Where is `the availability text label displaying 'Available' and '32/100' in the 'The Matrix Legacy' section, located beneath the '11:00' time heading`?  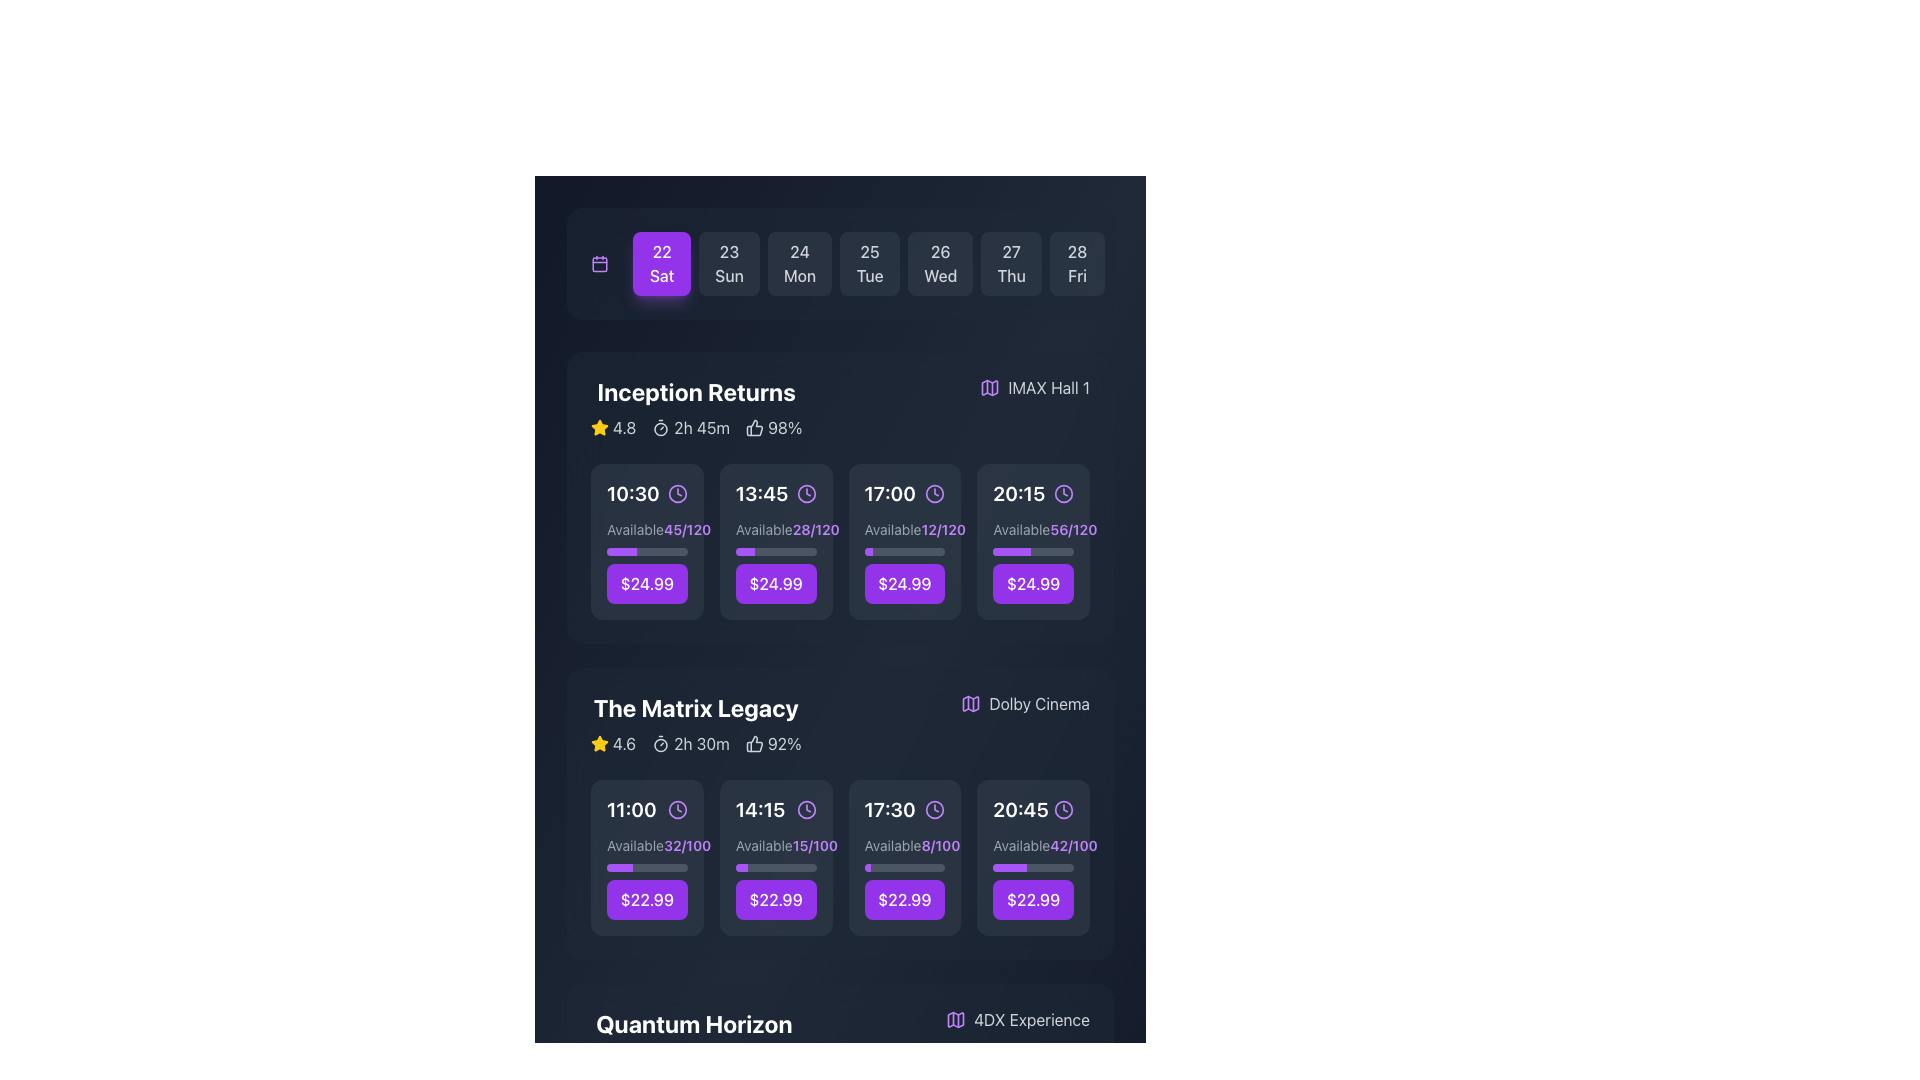 the availability text label displaying 'Available' and '32/100' in the 'The Matrix Legacy' section, located beneath the '11:00' time heading is located at coordinates (647, 845).